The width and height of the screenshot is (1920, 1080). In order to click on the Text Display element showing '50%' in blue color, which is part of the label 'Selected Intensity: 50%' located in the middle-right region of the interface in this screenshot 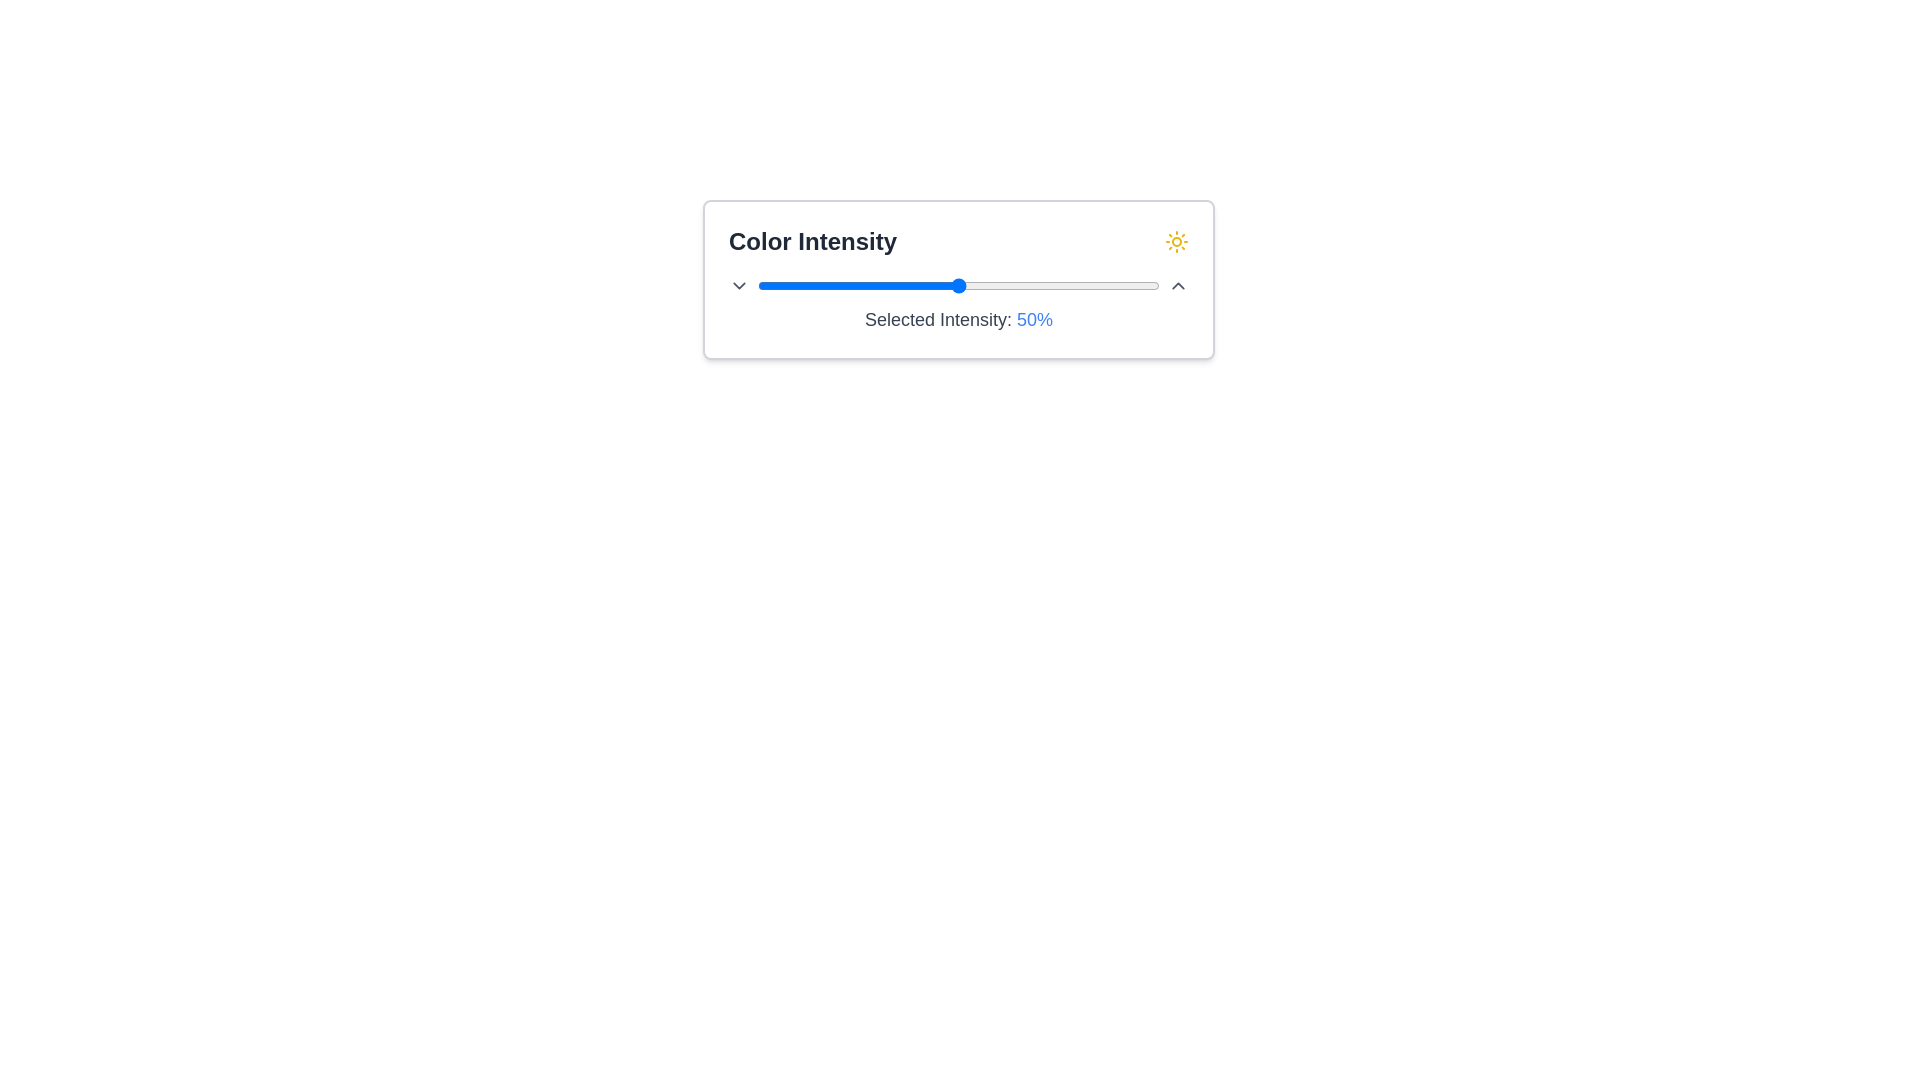, I will do `click(1035, 319)`.